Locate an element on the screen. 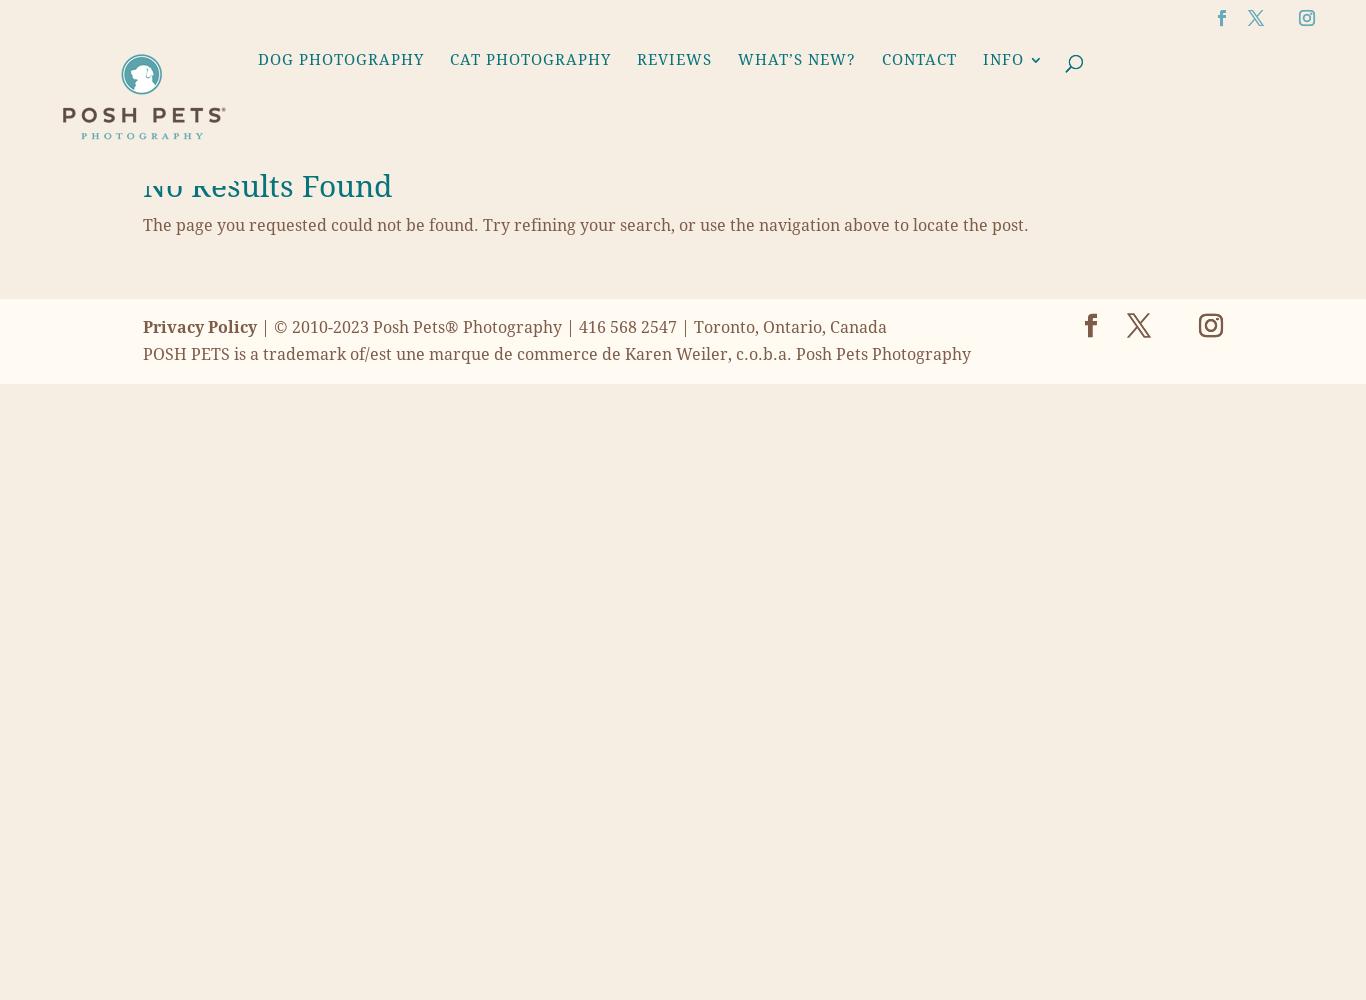 Image resolution: width=1366 pixels, height=1000 pixels. 'Reviews' is located at coordinates (673, 59).